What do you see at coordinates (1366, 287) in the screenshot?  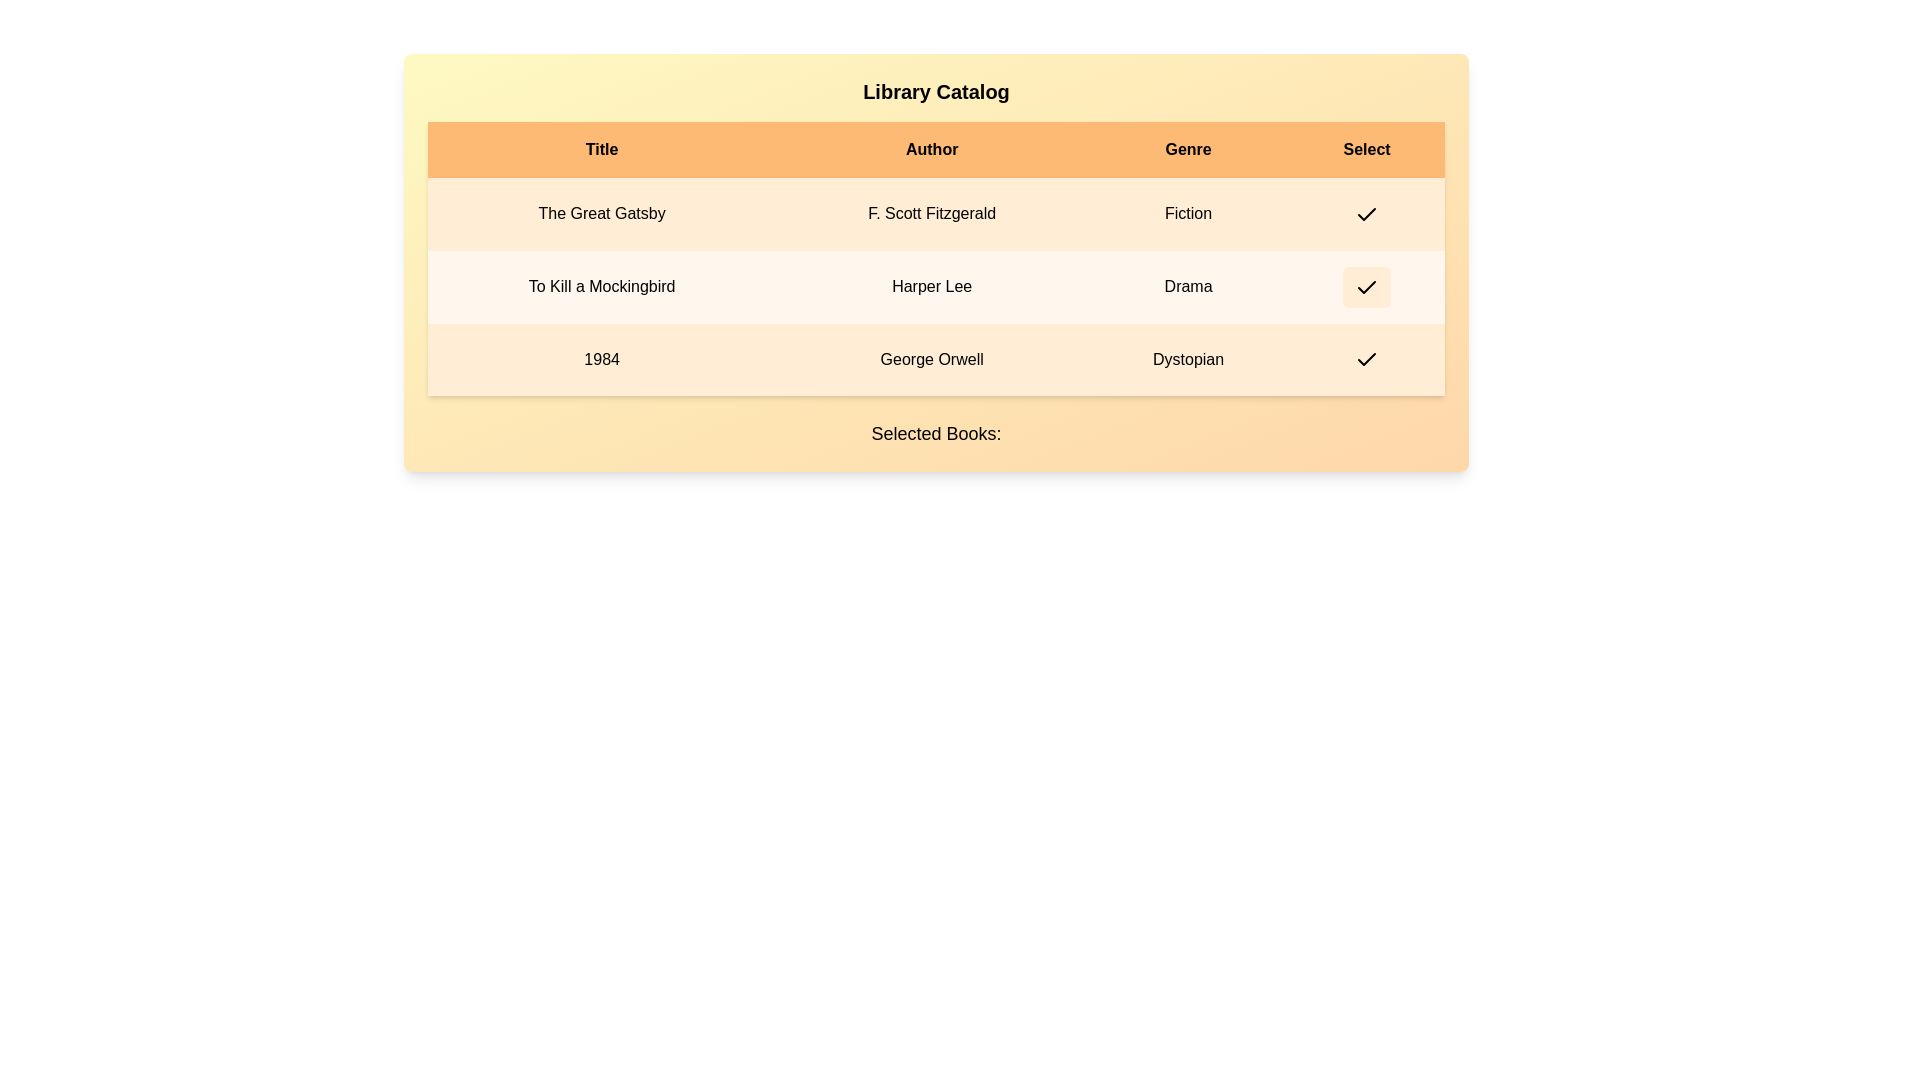 I see `the checkbox or toggle button that indicates the selection of the book 'To Kill a Mockingbird' located in the fourth column of the corresponding table row under the 'Select' column header` at bounding box center [1366, 287].